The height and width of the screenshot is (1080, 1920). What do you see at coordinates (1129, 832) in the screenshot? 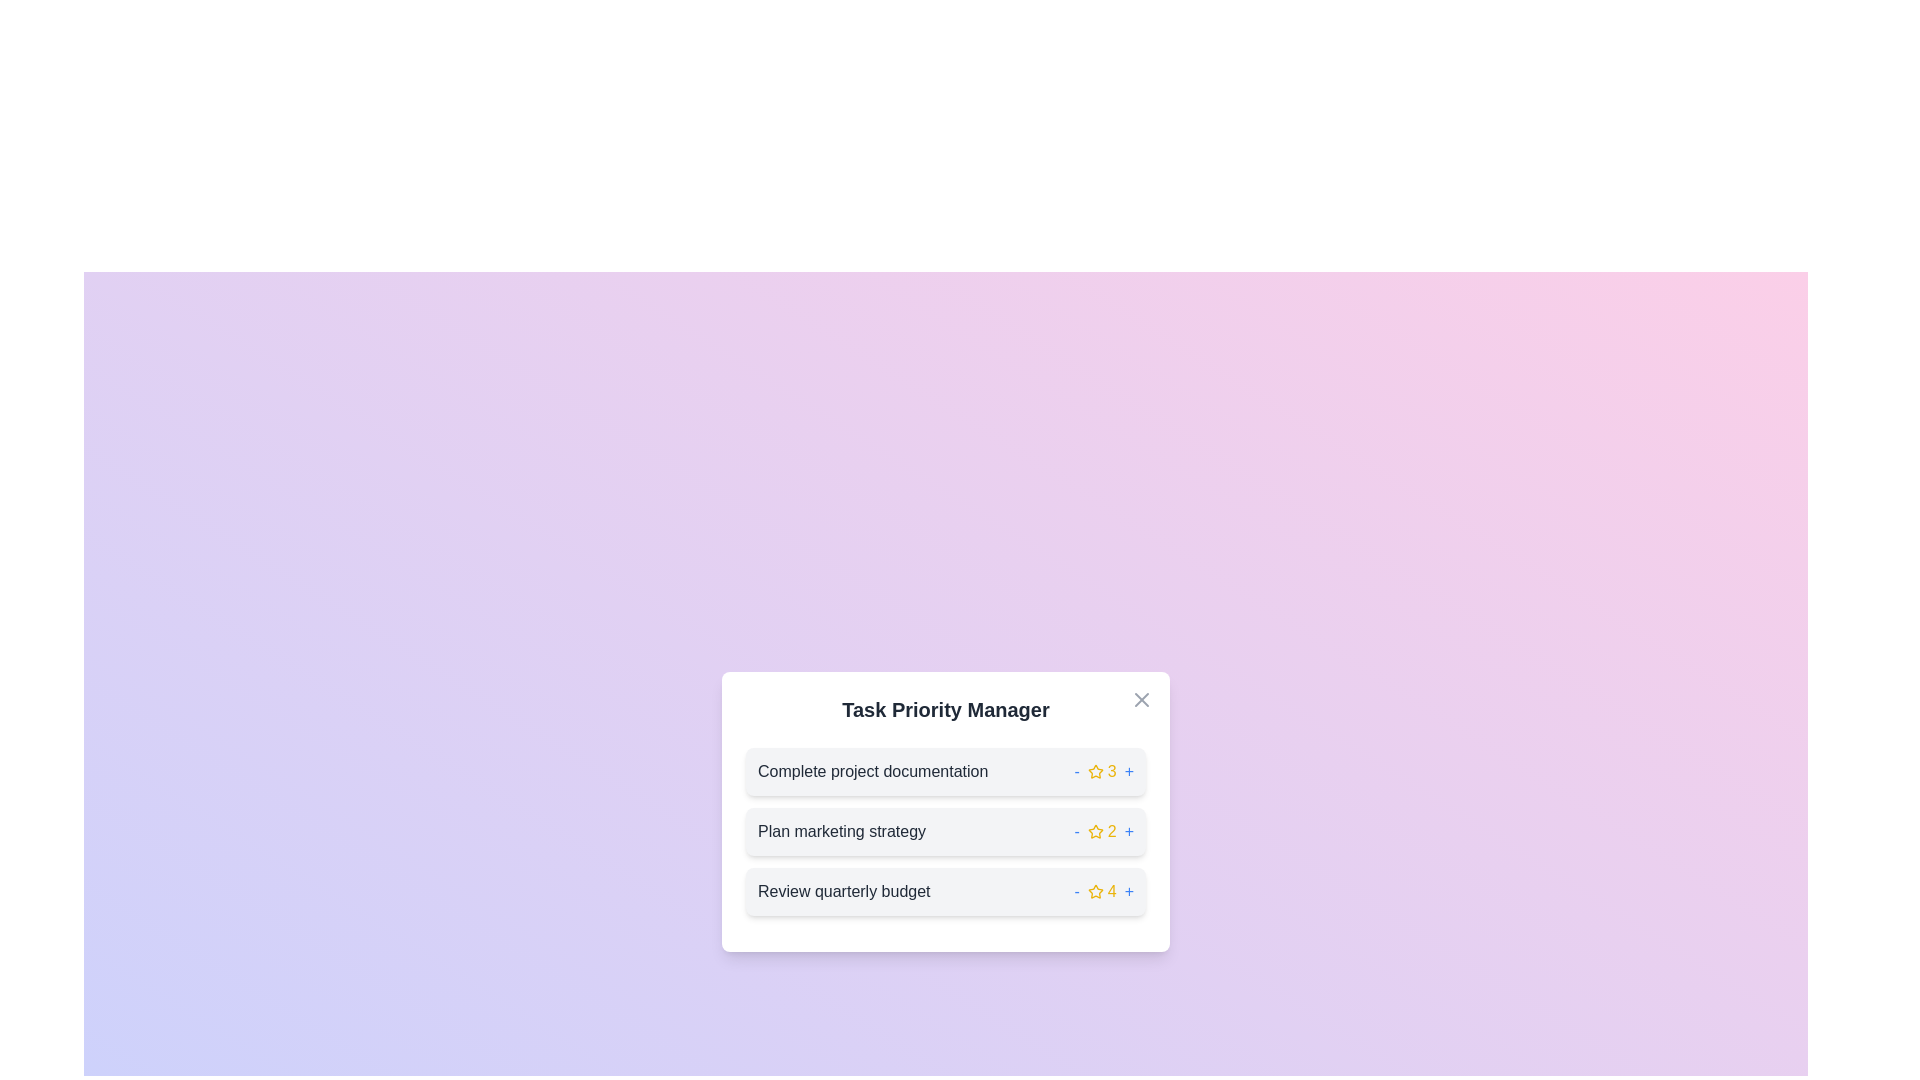
I see `'+' button next to the task with ID 2` at bounding box center [1129, 832].